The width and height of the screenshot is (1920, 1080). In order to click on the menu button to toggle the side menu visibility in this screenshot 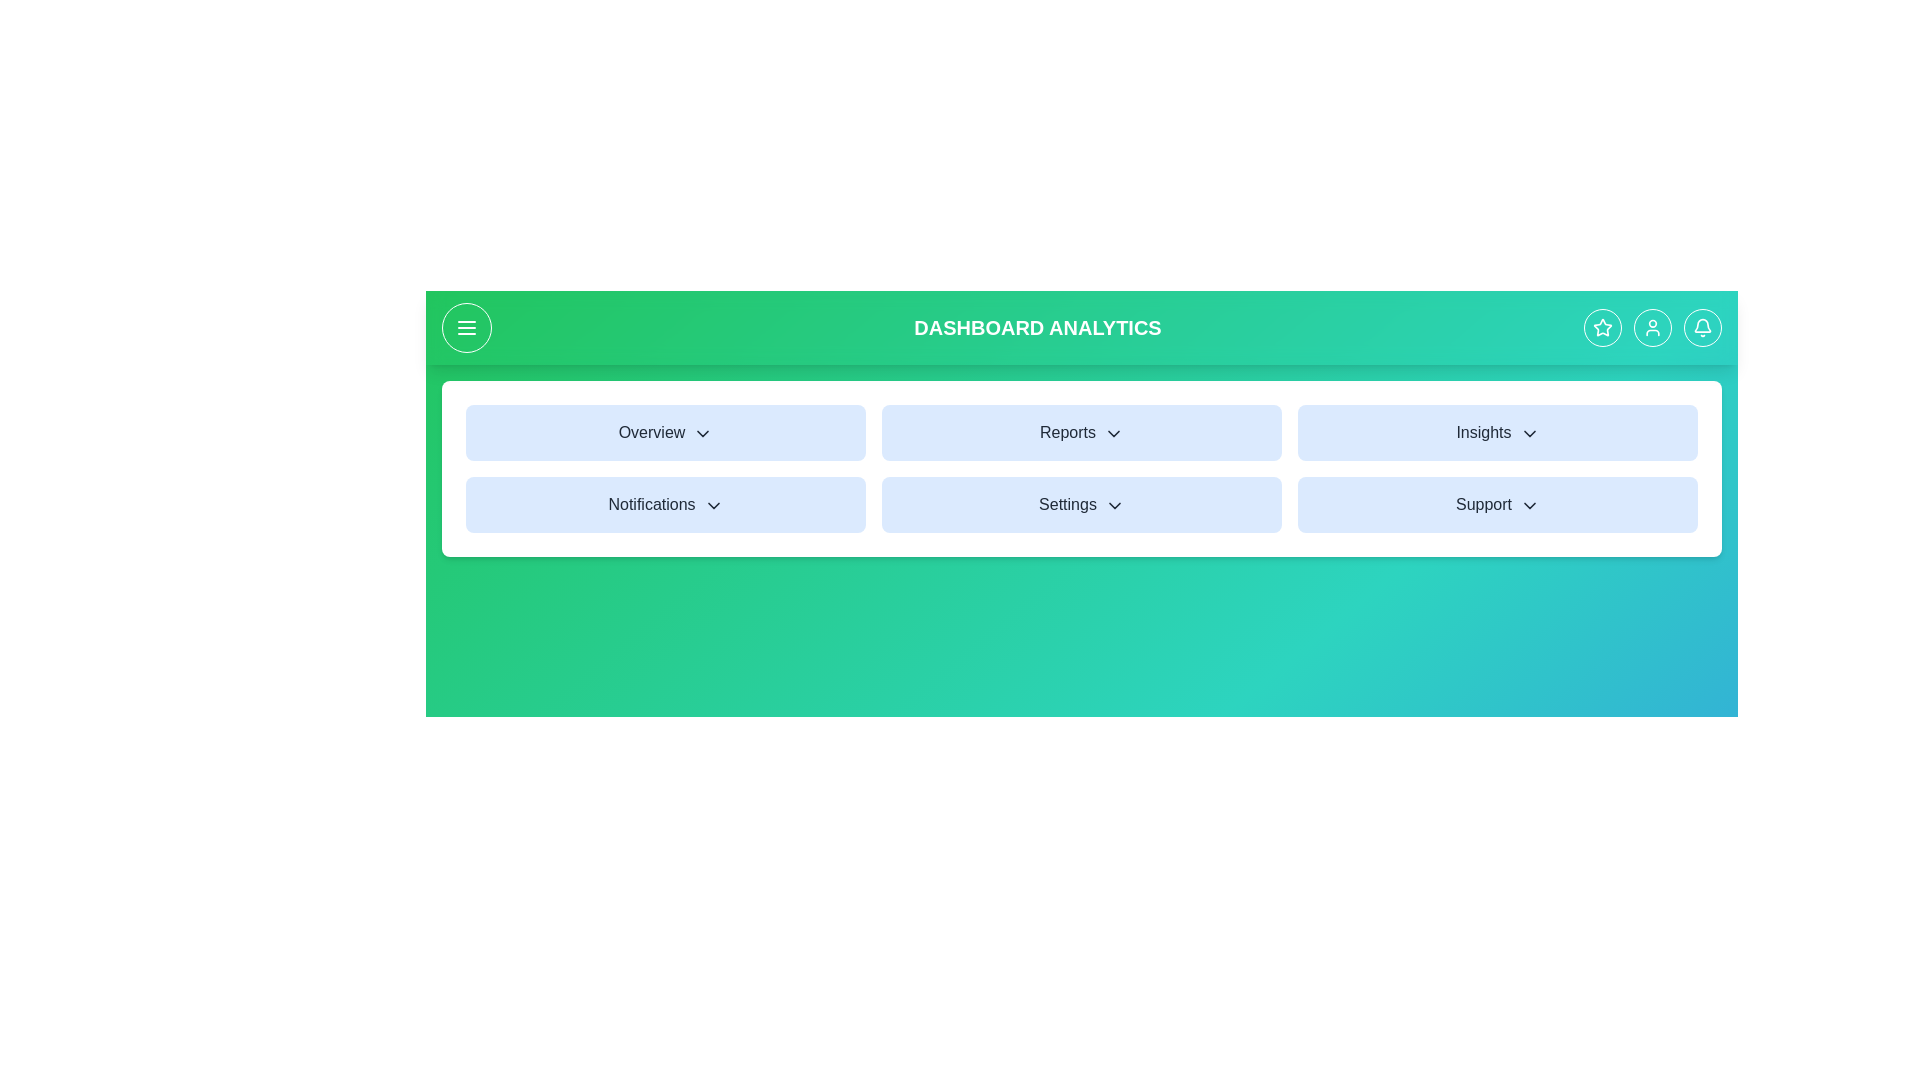, I will do `click(465, 326)`.